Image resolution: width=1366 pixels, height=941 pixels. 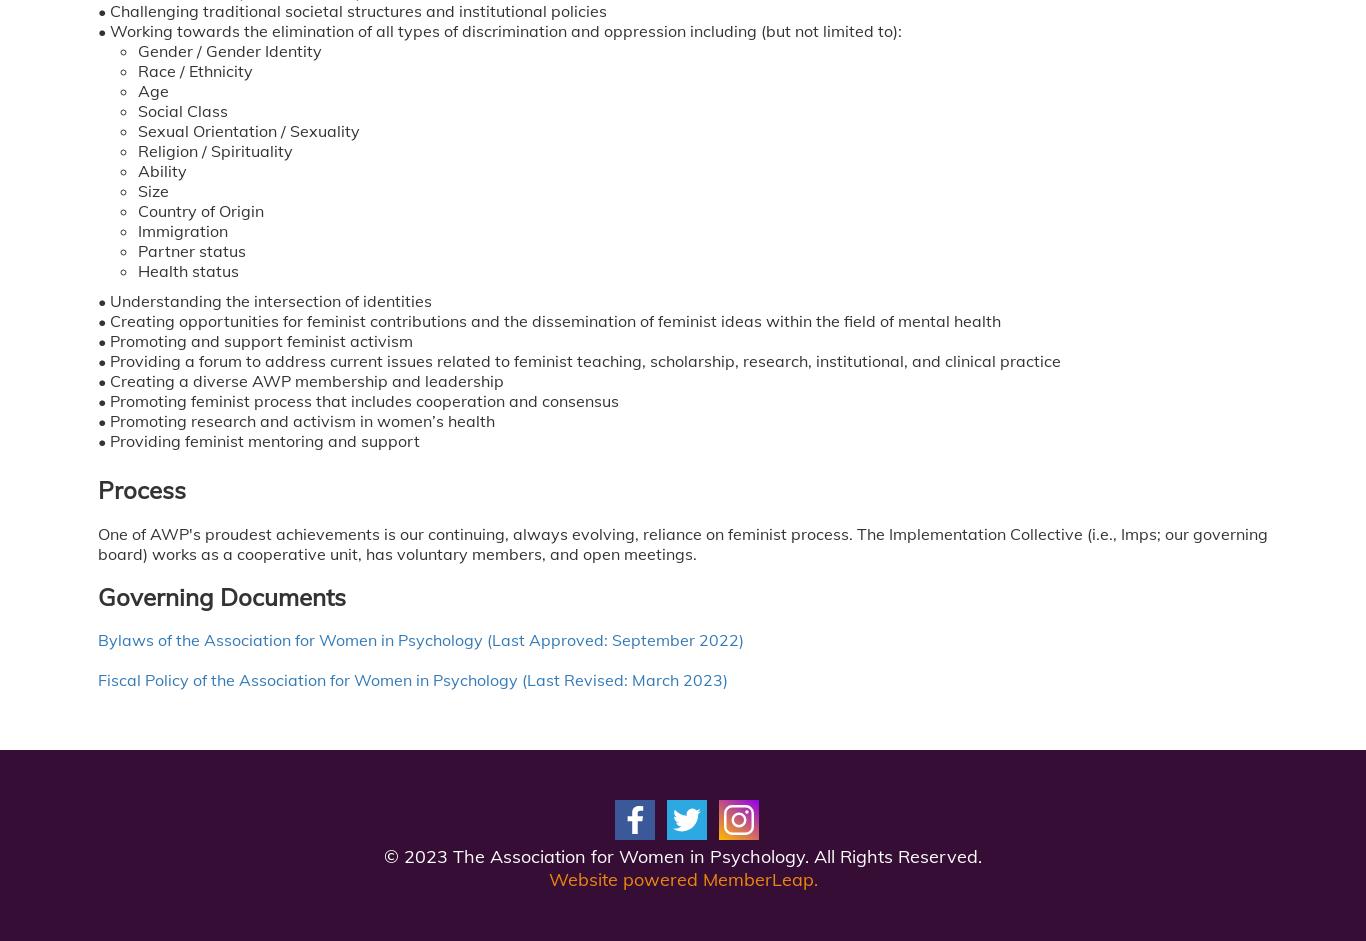 I want to click on 'Process', so click(x=141, y=488).